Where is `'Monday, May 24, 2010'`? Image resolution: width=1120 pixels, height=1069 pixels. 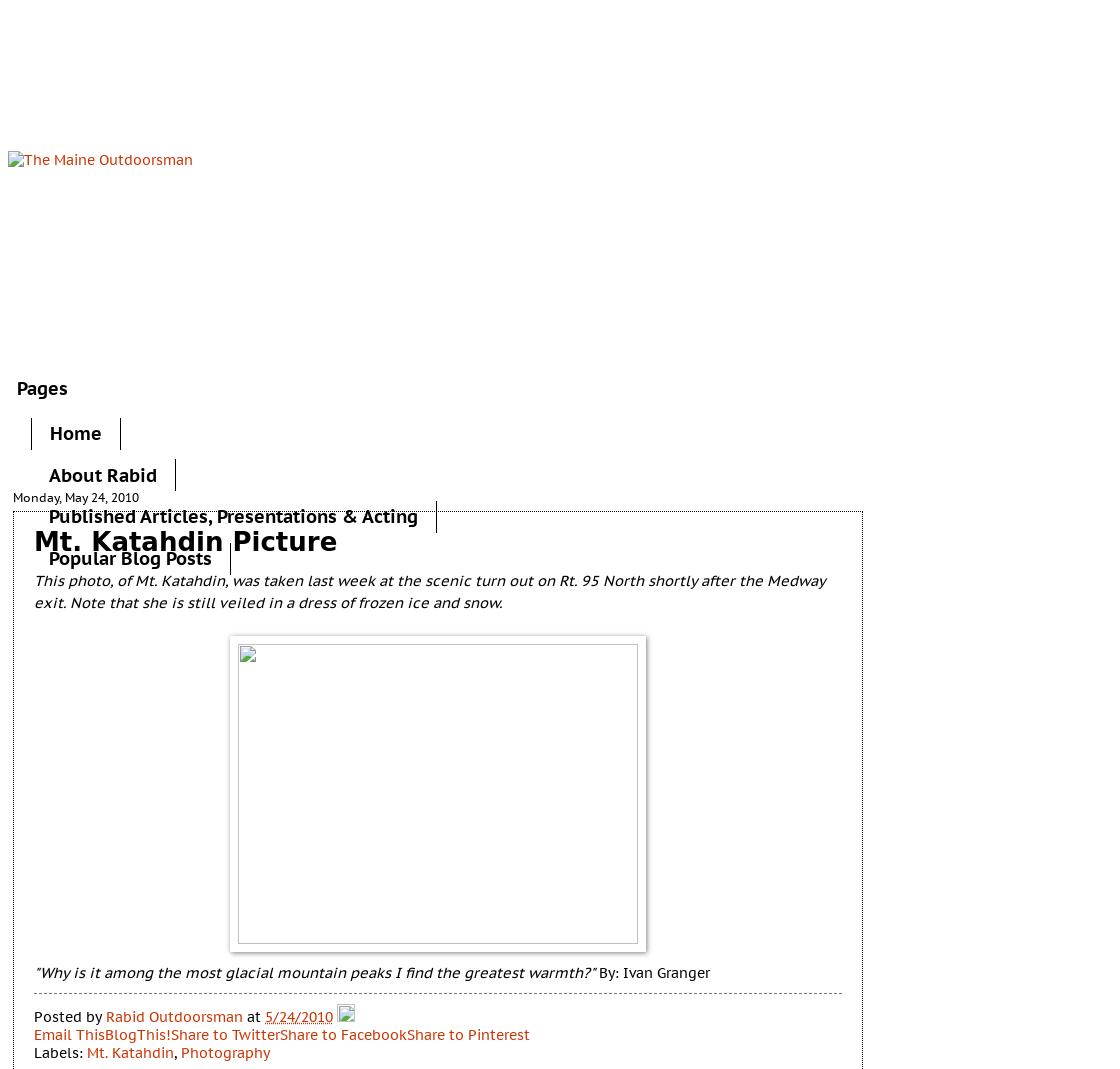
'Monday, May 24, 2010' is located at coordinates (76, 495).